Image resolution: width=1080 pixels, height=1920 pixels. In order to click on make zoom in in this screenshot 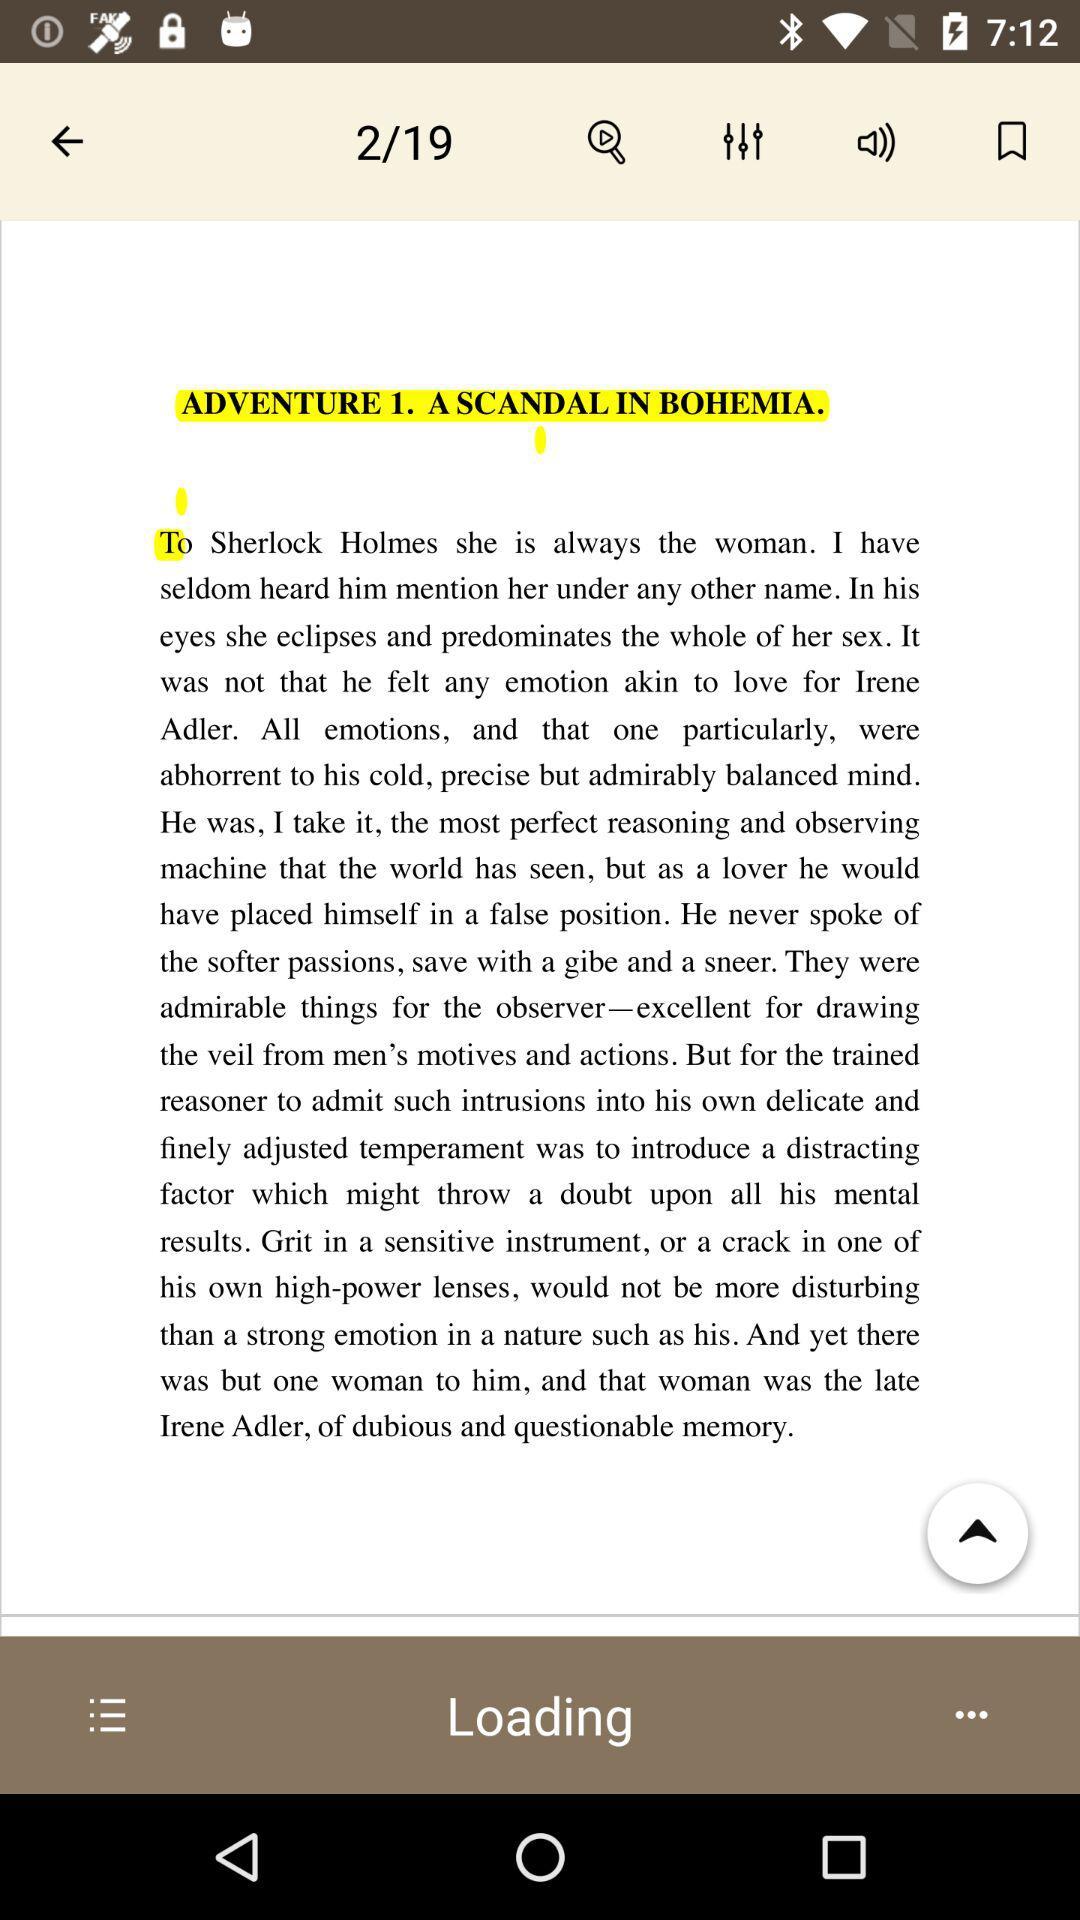, I will do `click(606, 140)`.